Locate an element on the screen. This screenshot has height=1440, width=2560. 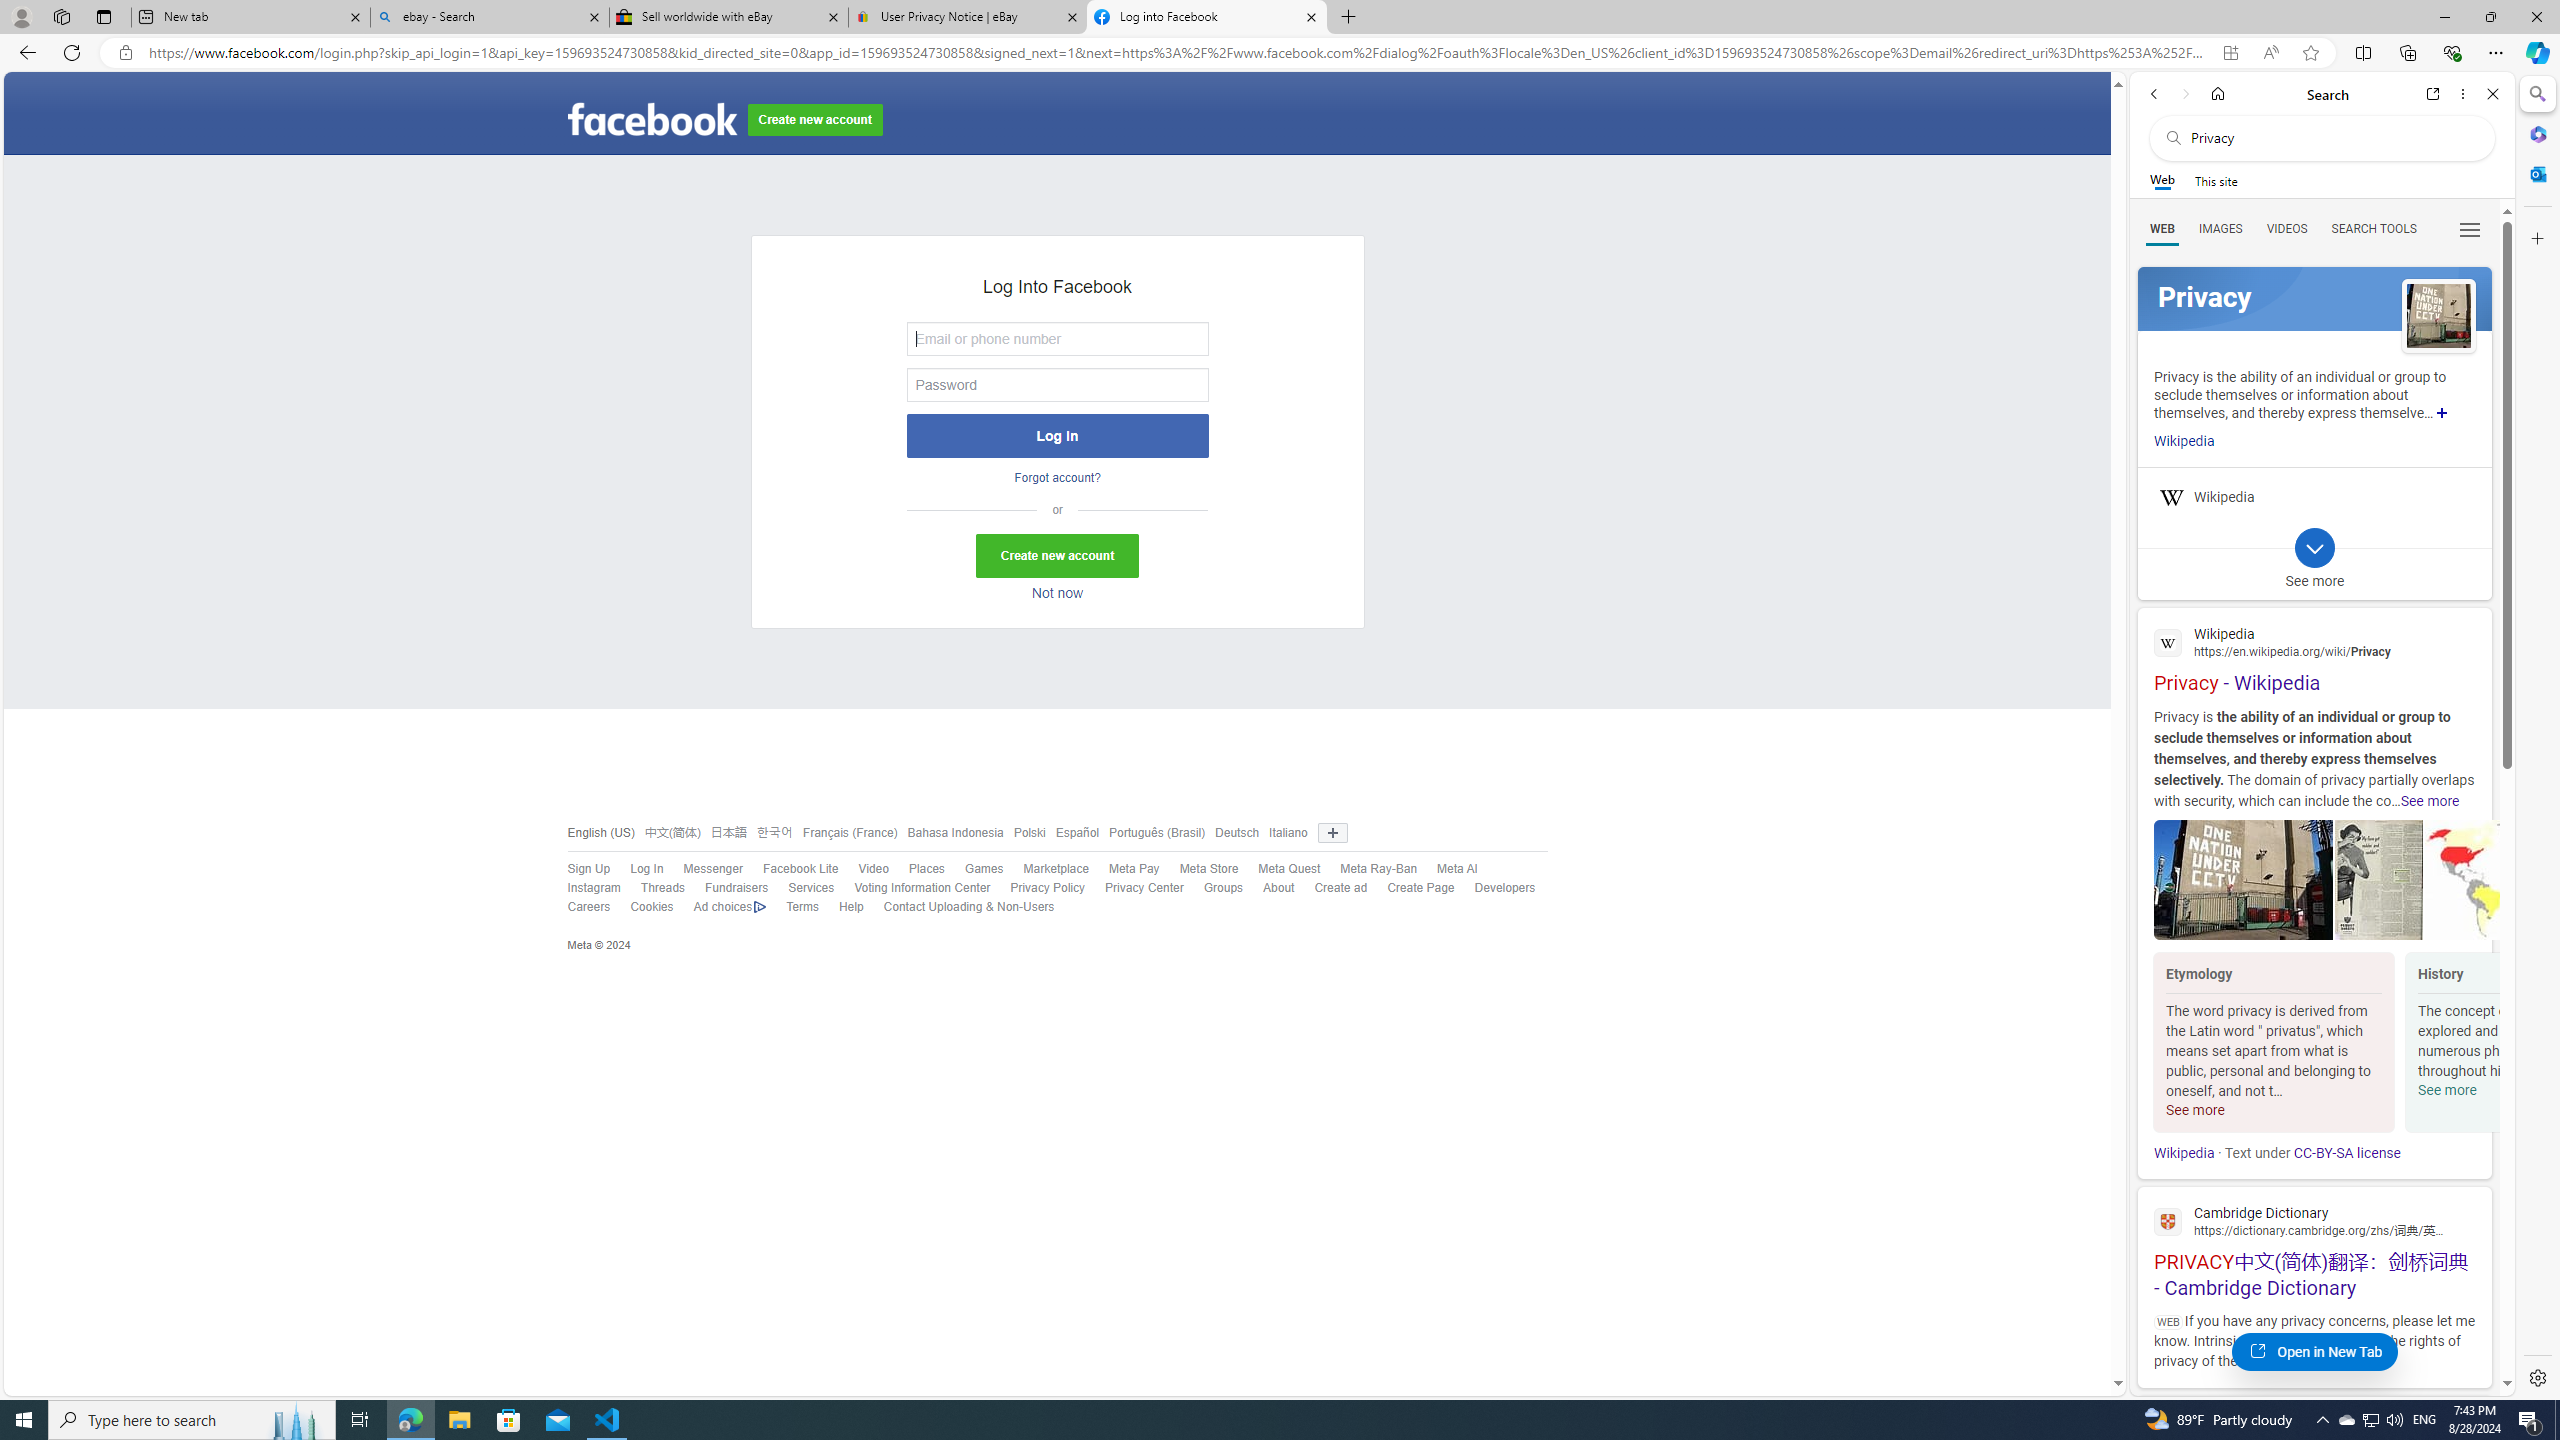
'VIDEOS' is located at coordinates (2286, 229).